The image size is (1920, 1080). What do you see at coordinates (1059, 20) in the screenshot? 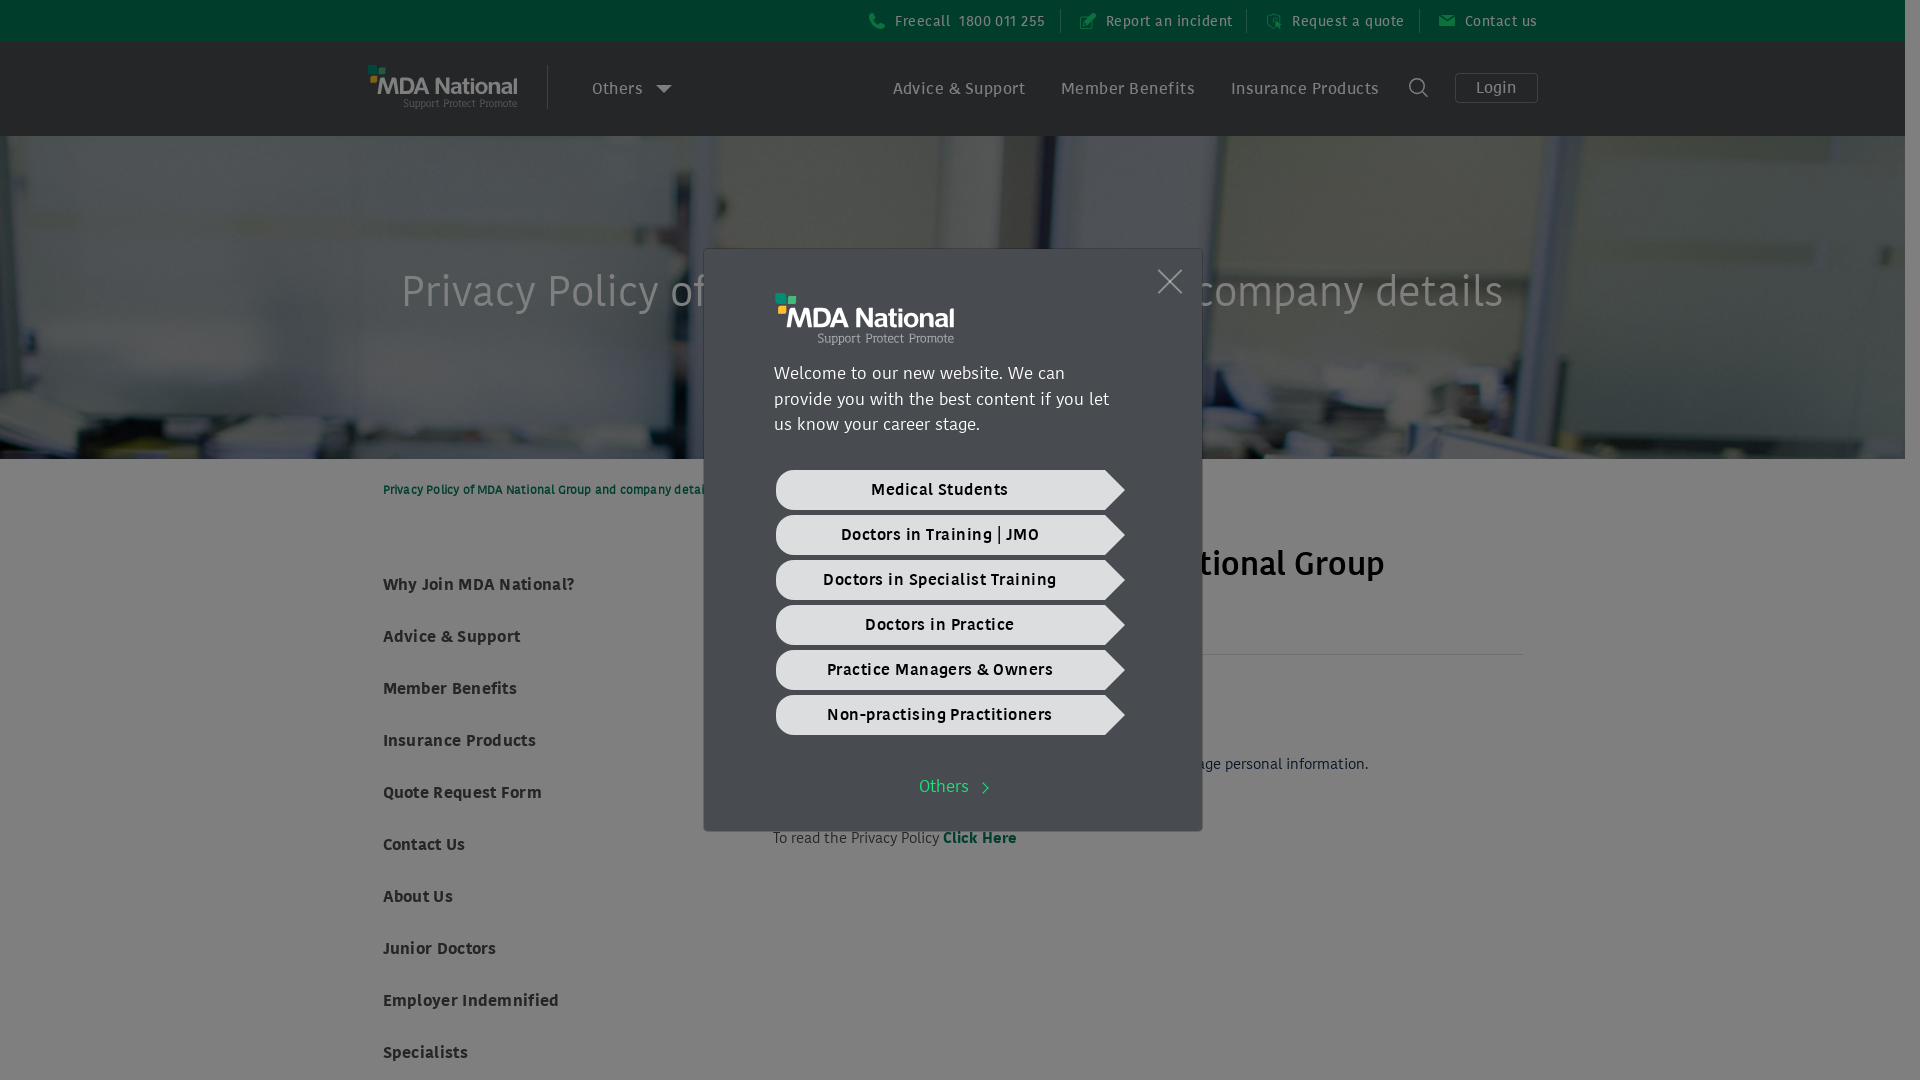
I see `'Report an incident'` at bounding box center [1059, 20].